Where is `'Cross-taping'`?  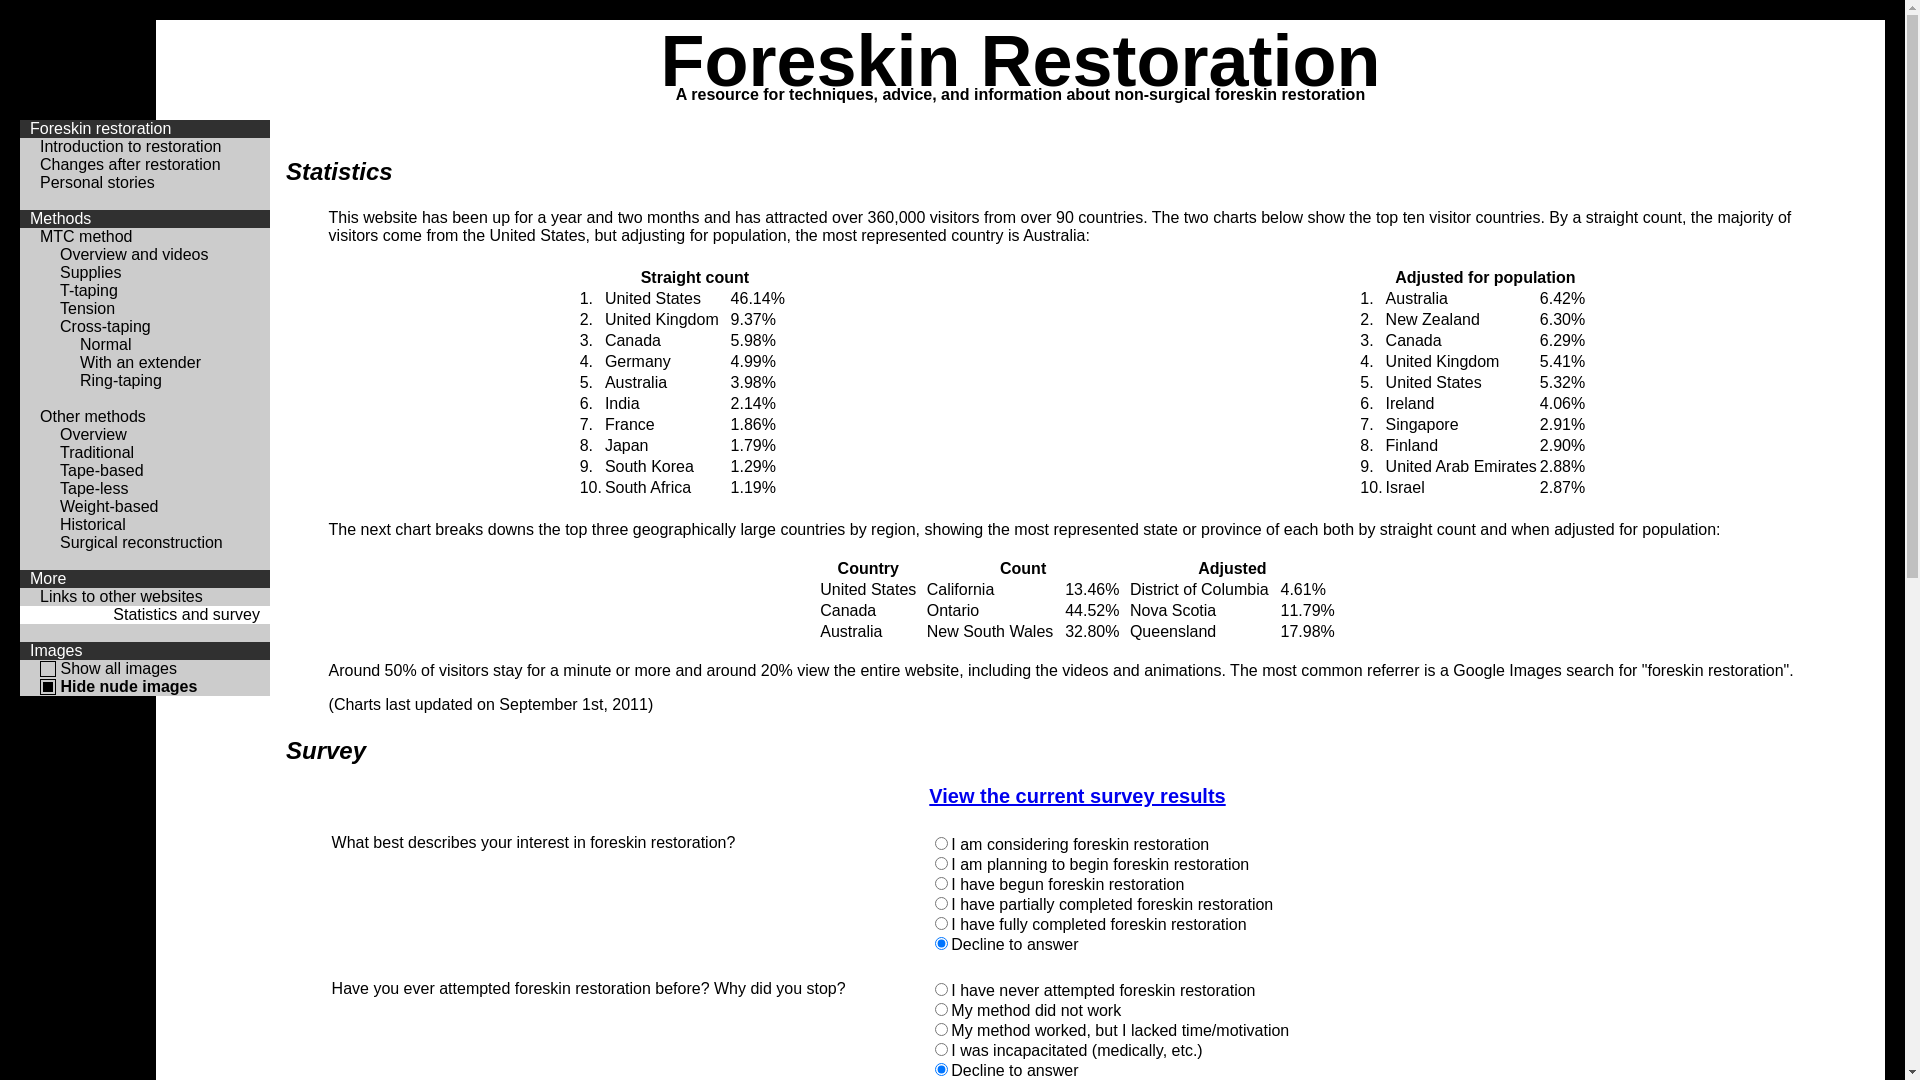
'Cross-taping' is located at coordinates (59, 325).